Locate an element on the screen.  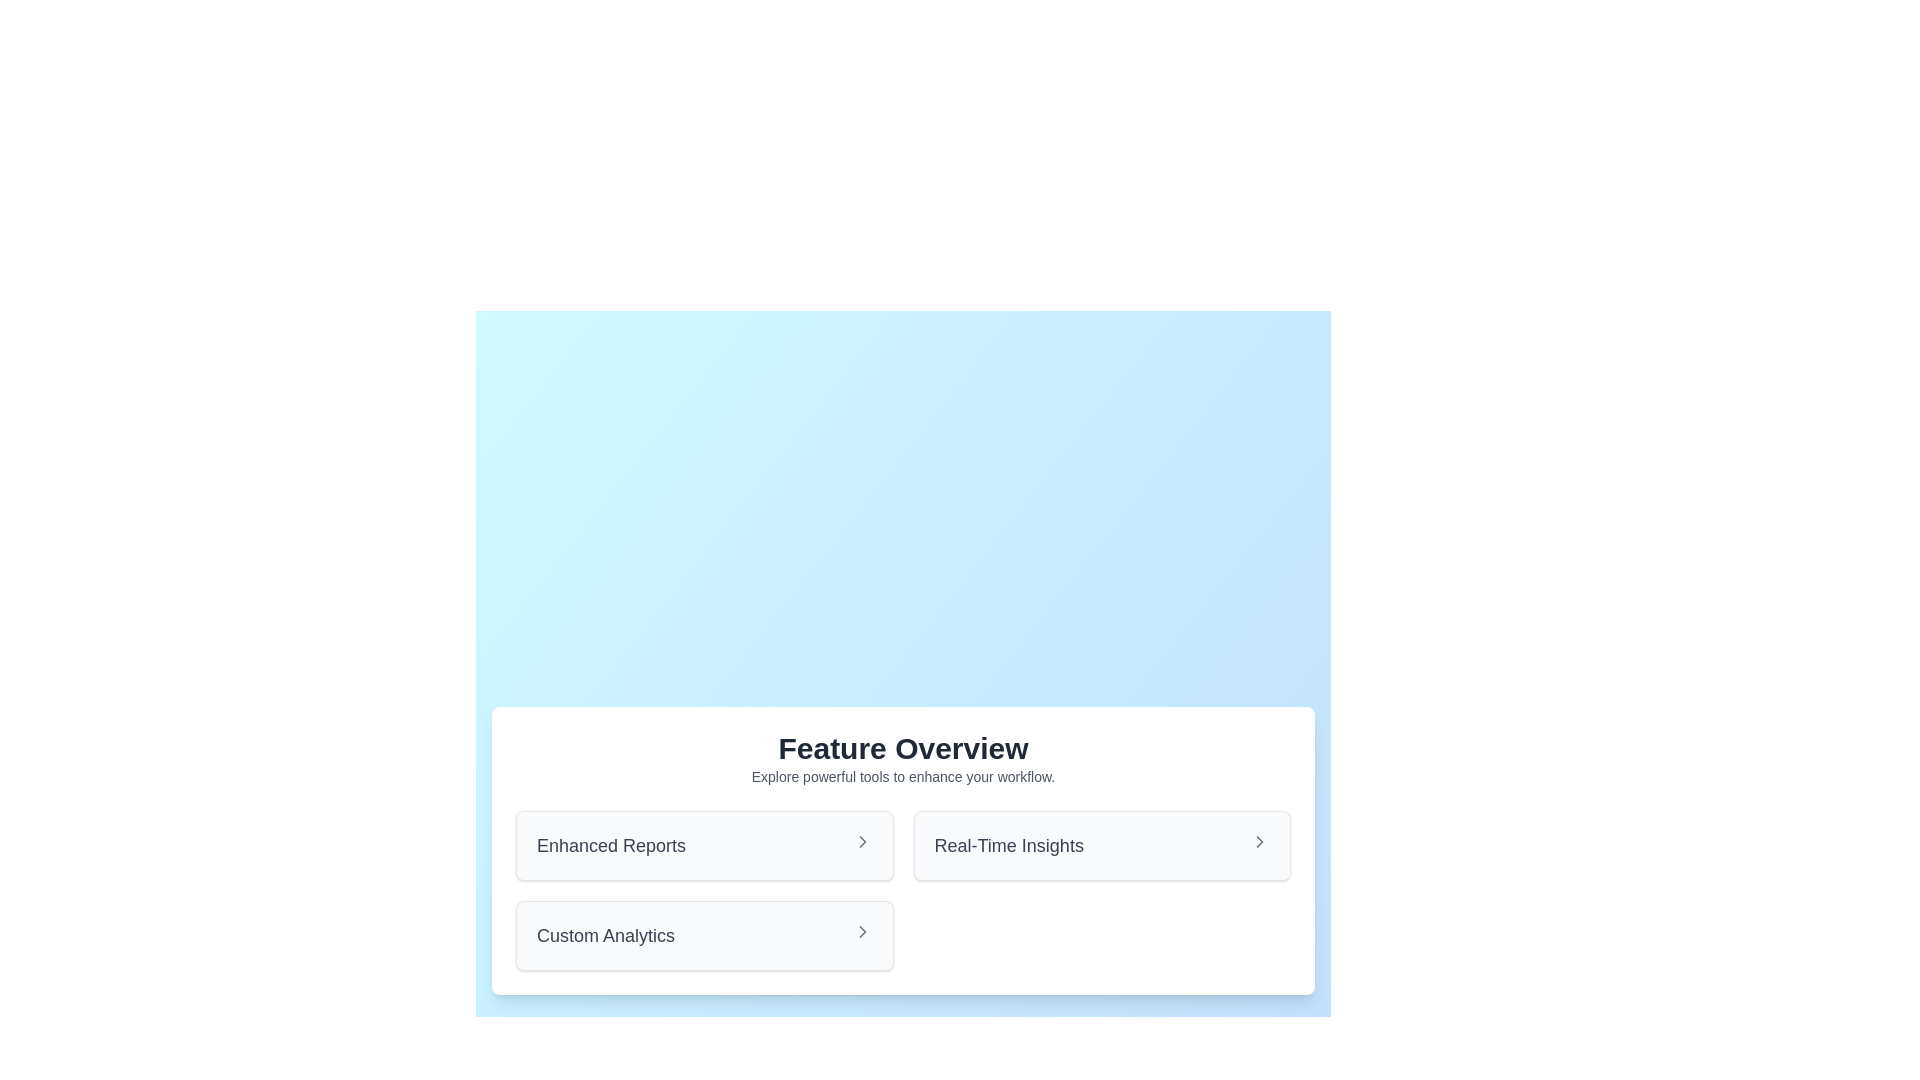
the Chevron icon located to the far right of the 'Enhanced Reports' section title is located at coordinates (862, 841).